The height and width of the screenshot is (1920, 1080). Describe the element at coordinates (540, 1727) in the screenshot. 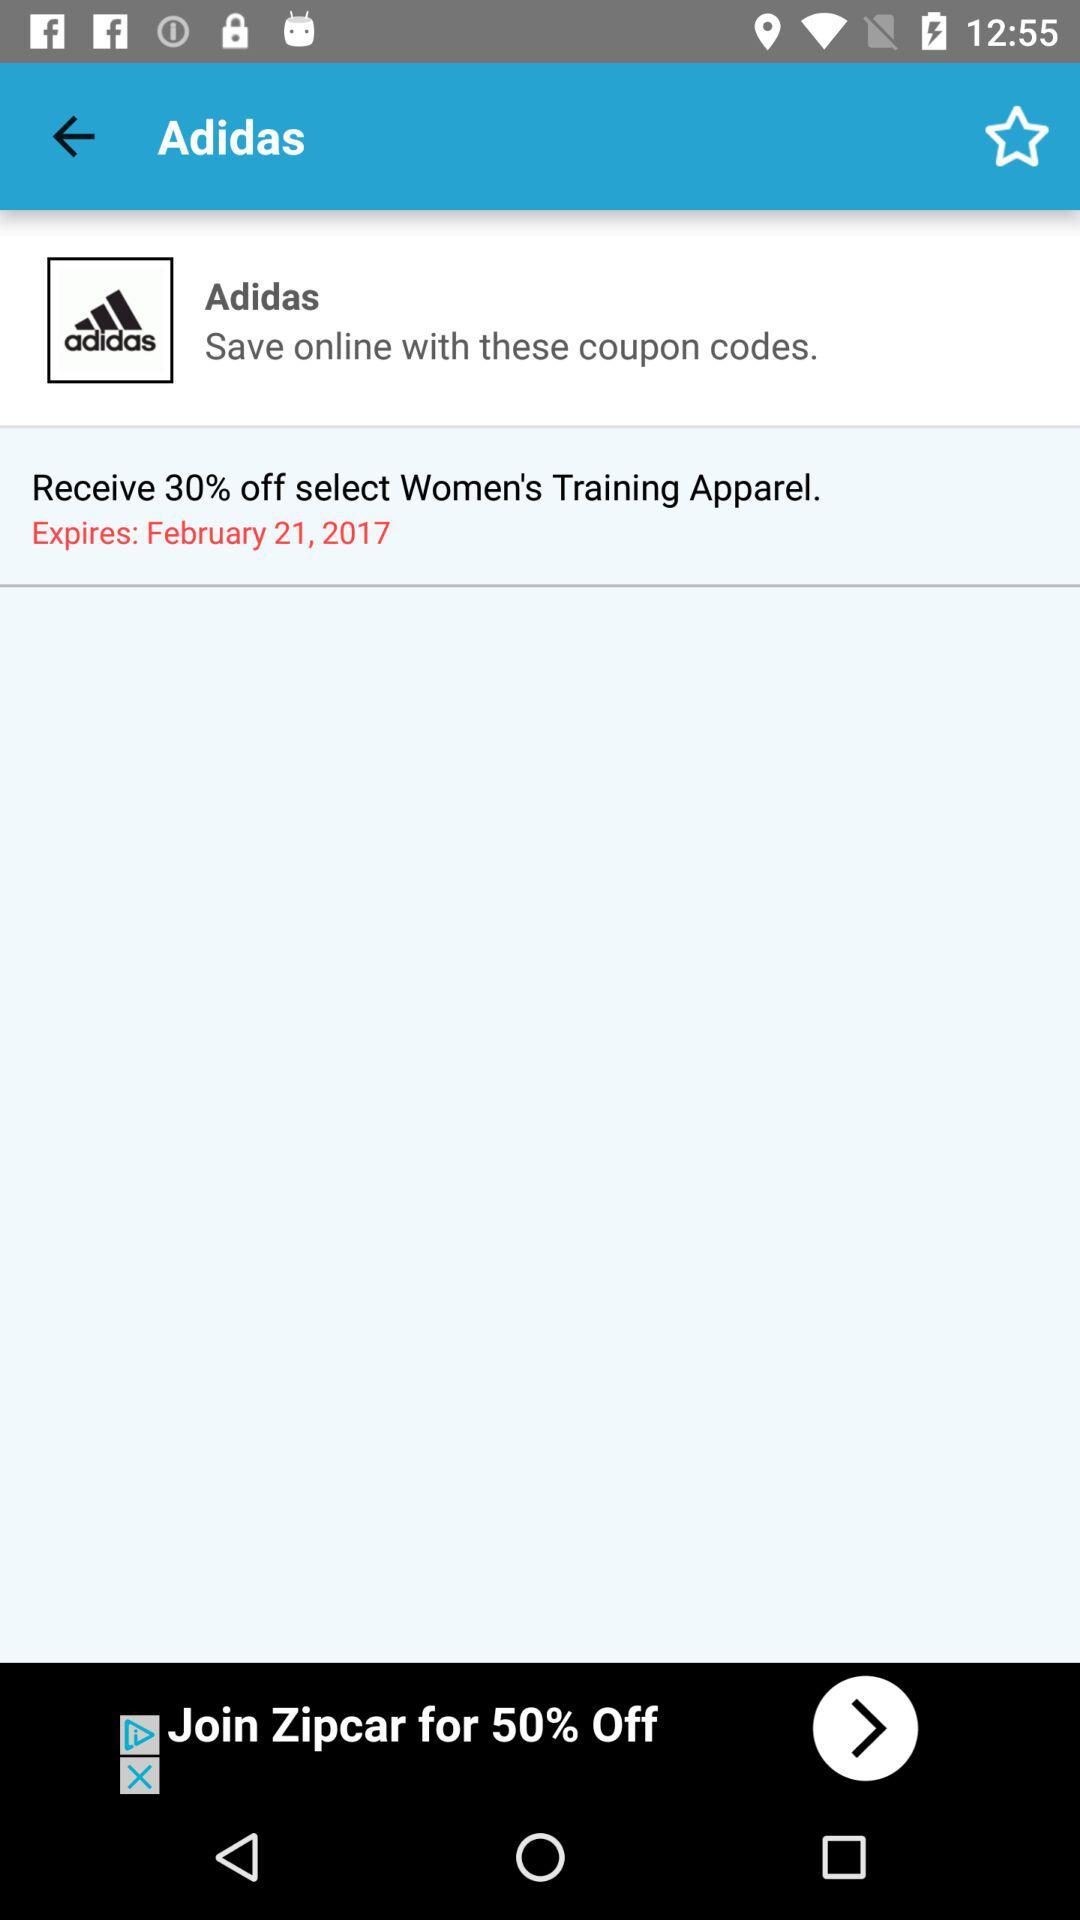

I see `advertisement` at that location.